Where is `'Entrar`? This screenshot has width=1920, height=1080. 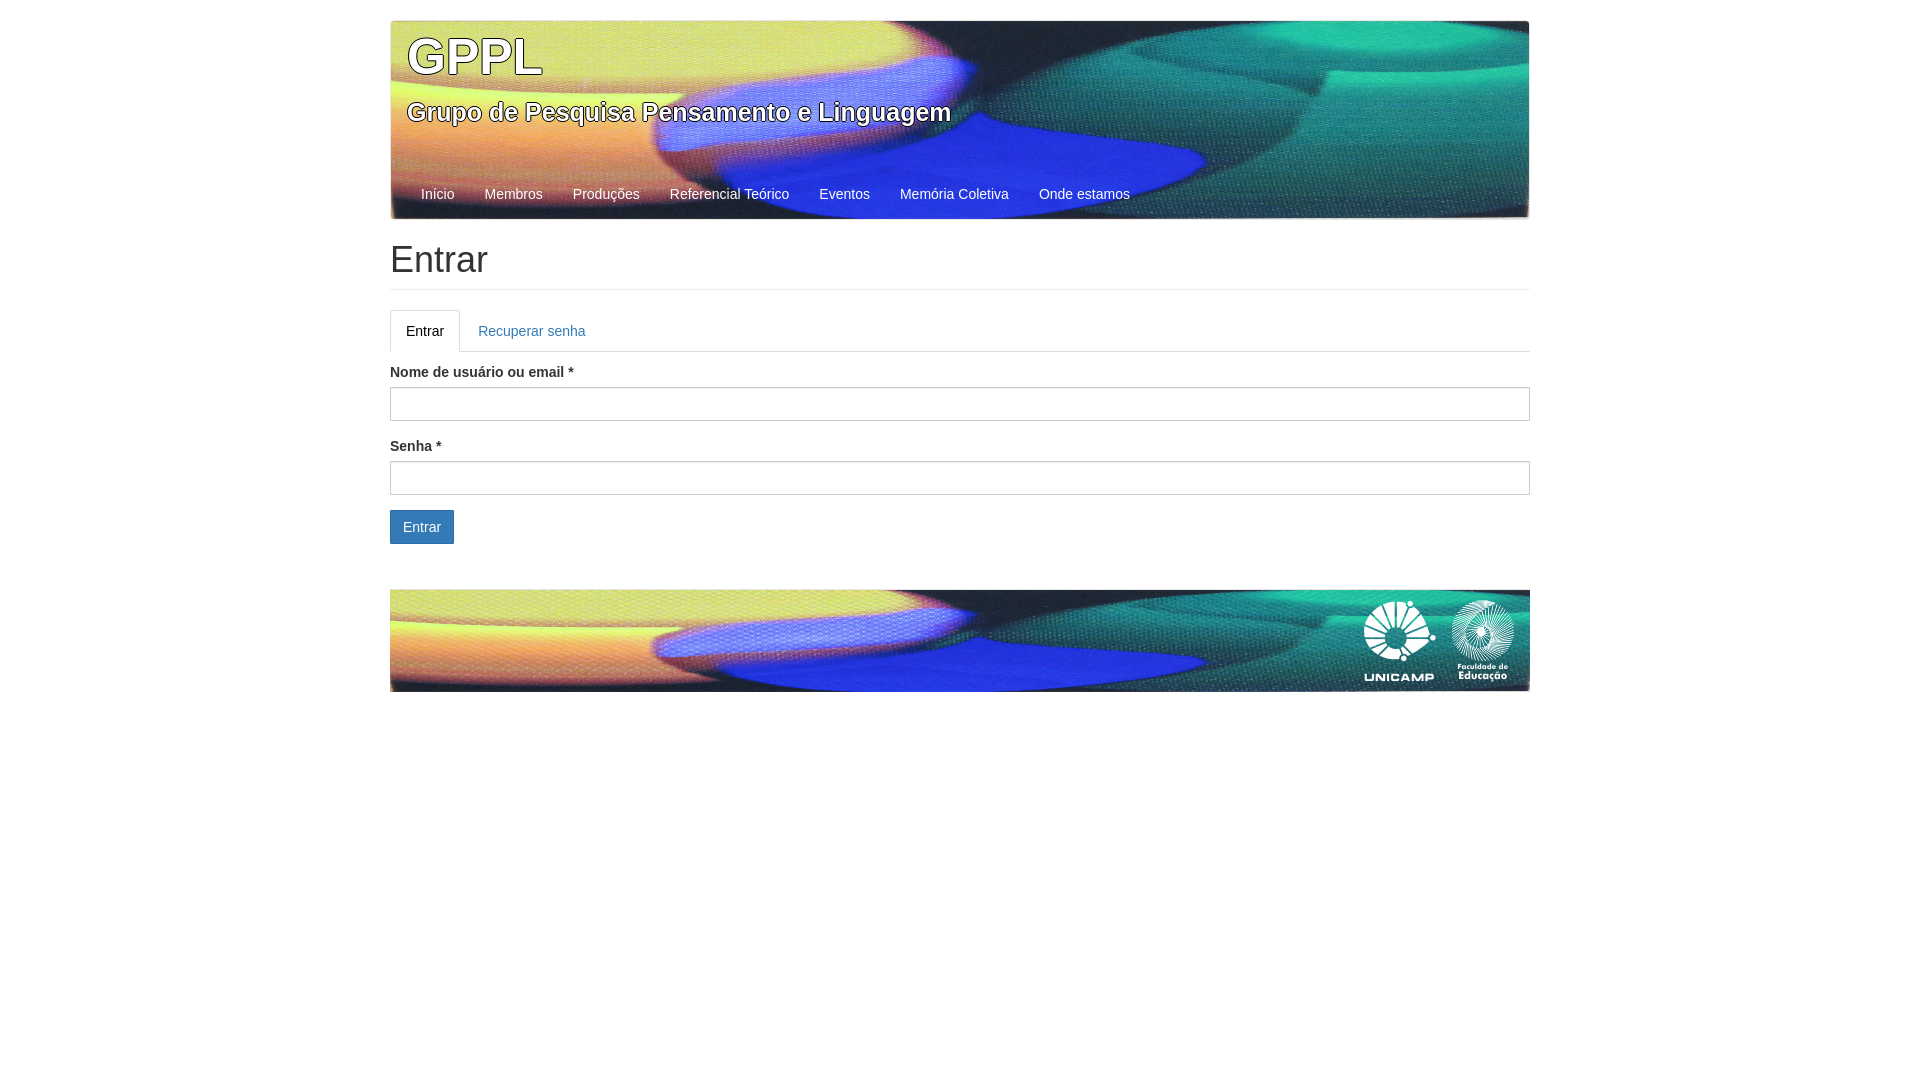 'Entrar is located at coordinates (424, 330).